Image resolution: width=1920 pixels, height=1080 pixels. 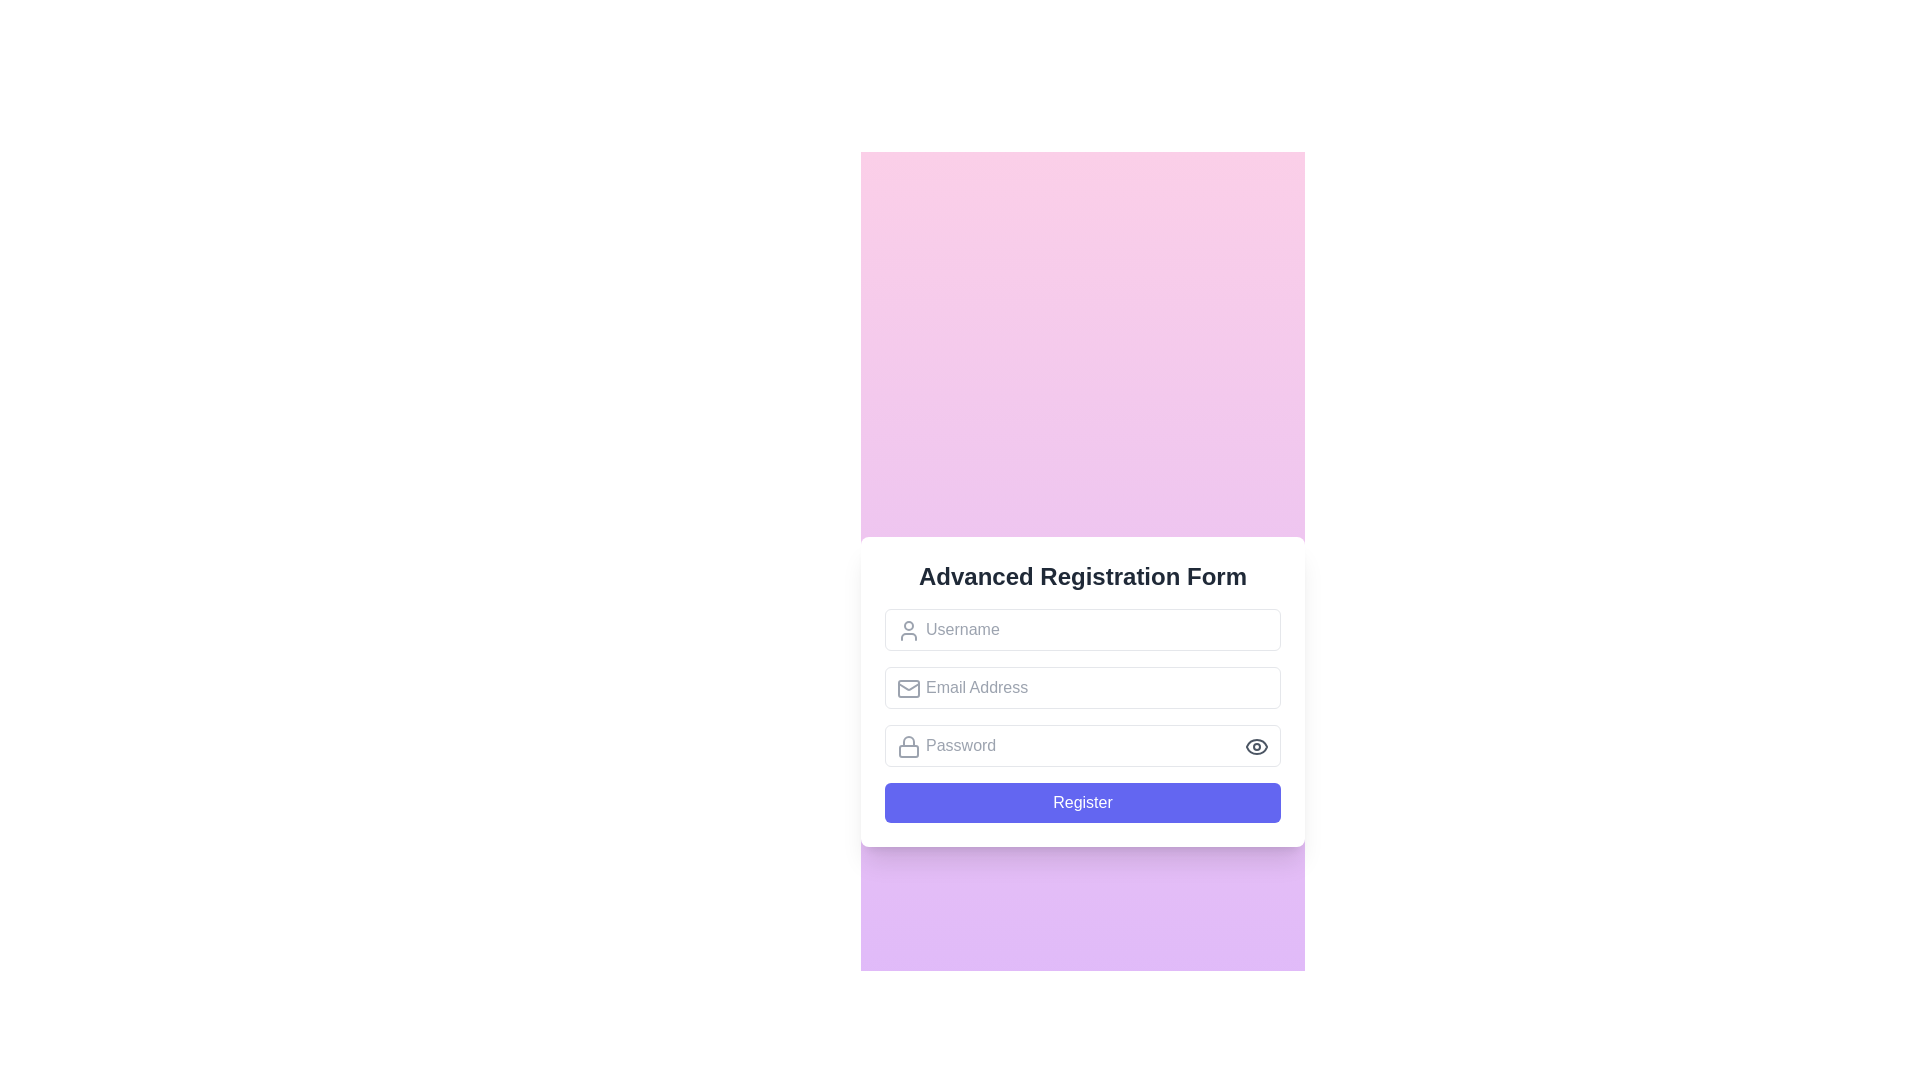 I want to click on the decorative envelope base component of the email icon located inside the email input field, positioned next to the placeholder text 'Email Address', so click(x=907, y=688).